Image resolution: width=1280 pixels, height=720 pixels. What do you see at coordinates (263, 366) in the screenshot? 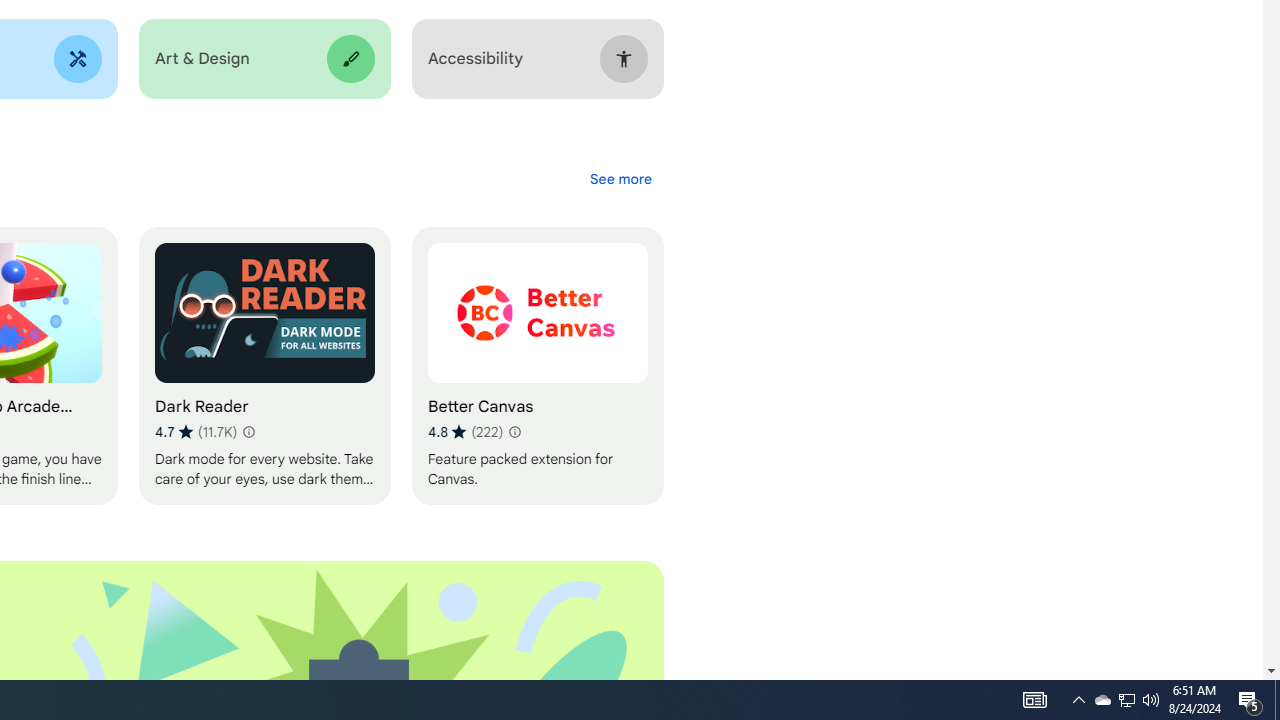
I see `'Dark Reader'` at bounding box center [263, 366].